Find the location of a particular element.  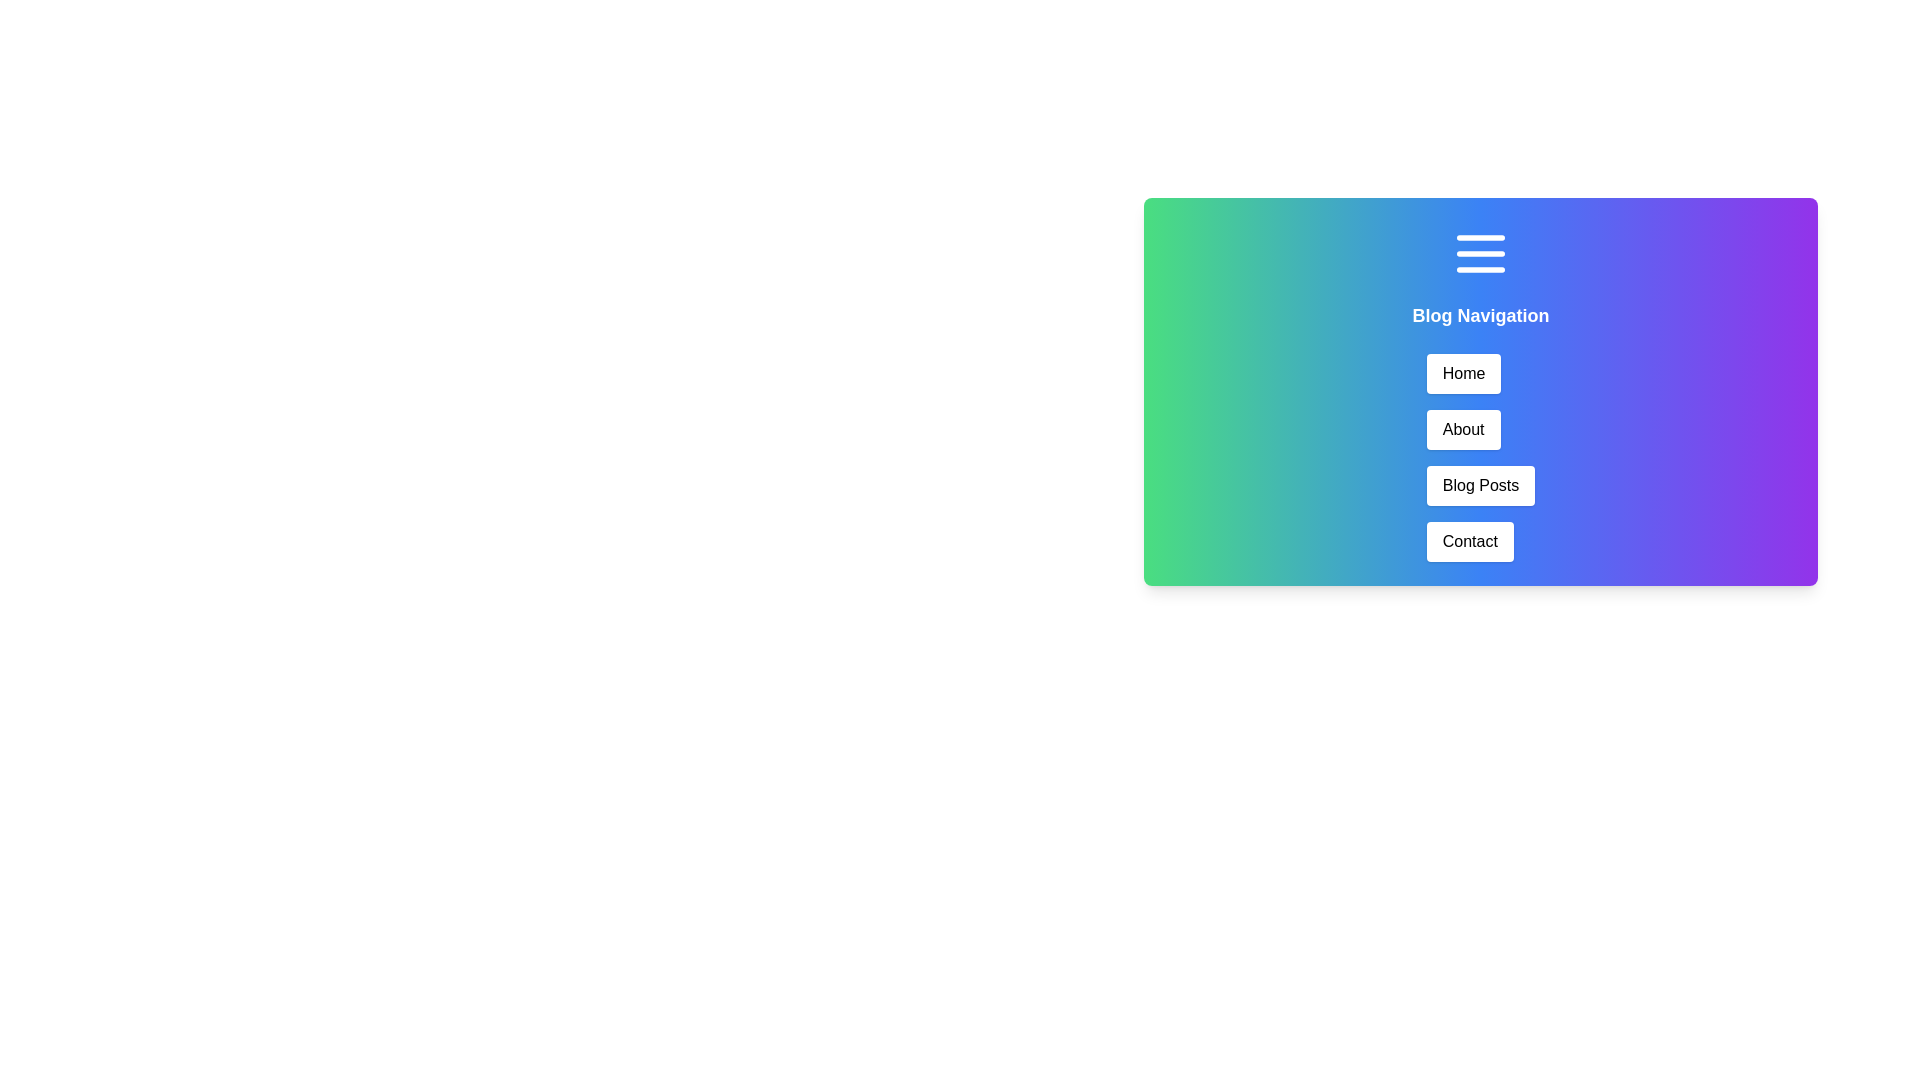

the 'Contact' button to view contact details is located at coordinates (1470, 542).